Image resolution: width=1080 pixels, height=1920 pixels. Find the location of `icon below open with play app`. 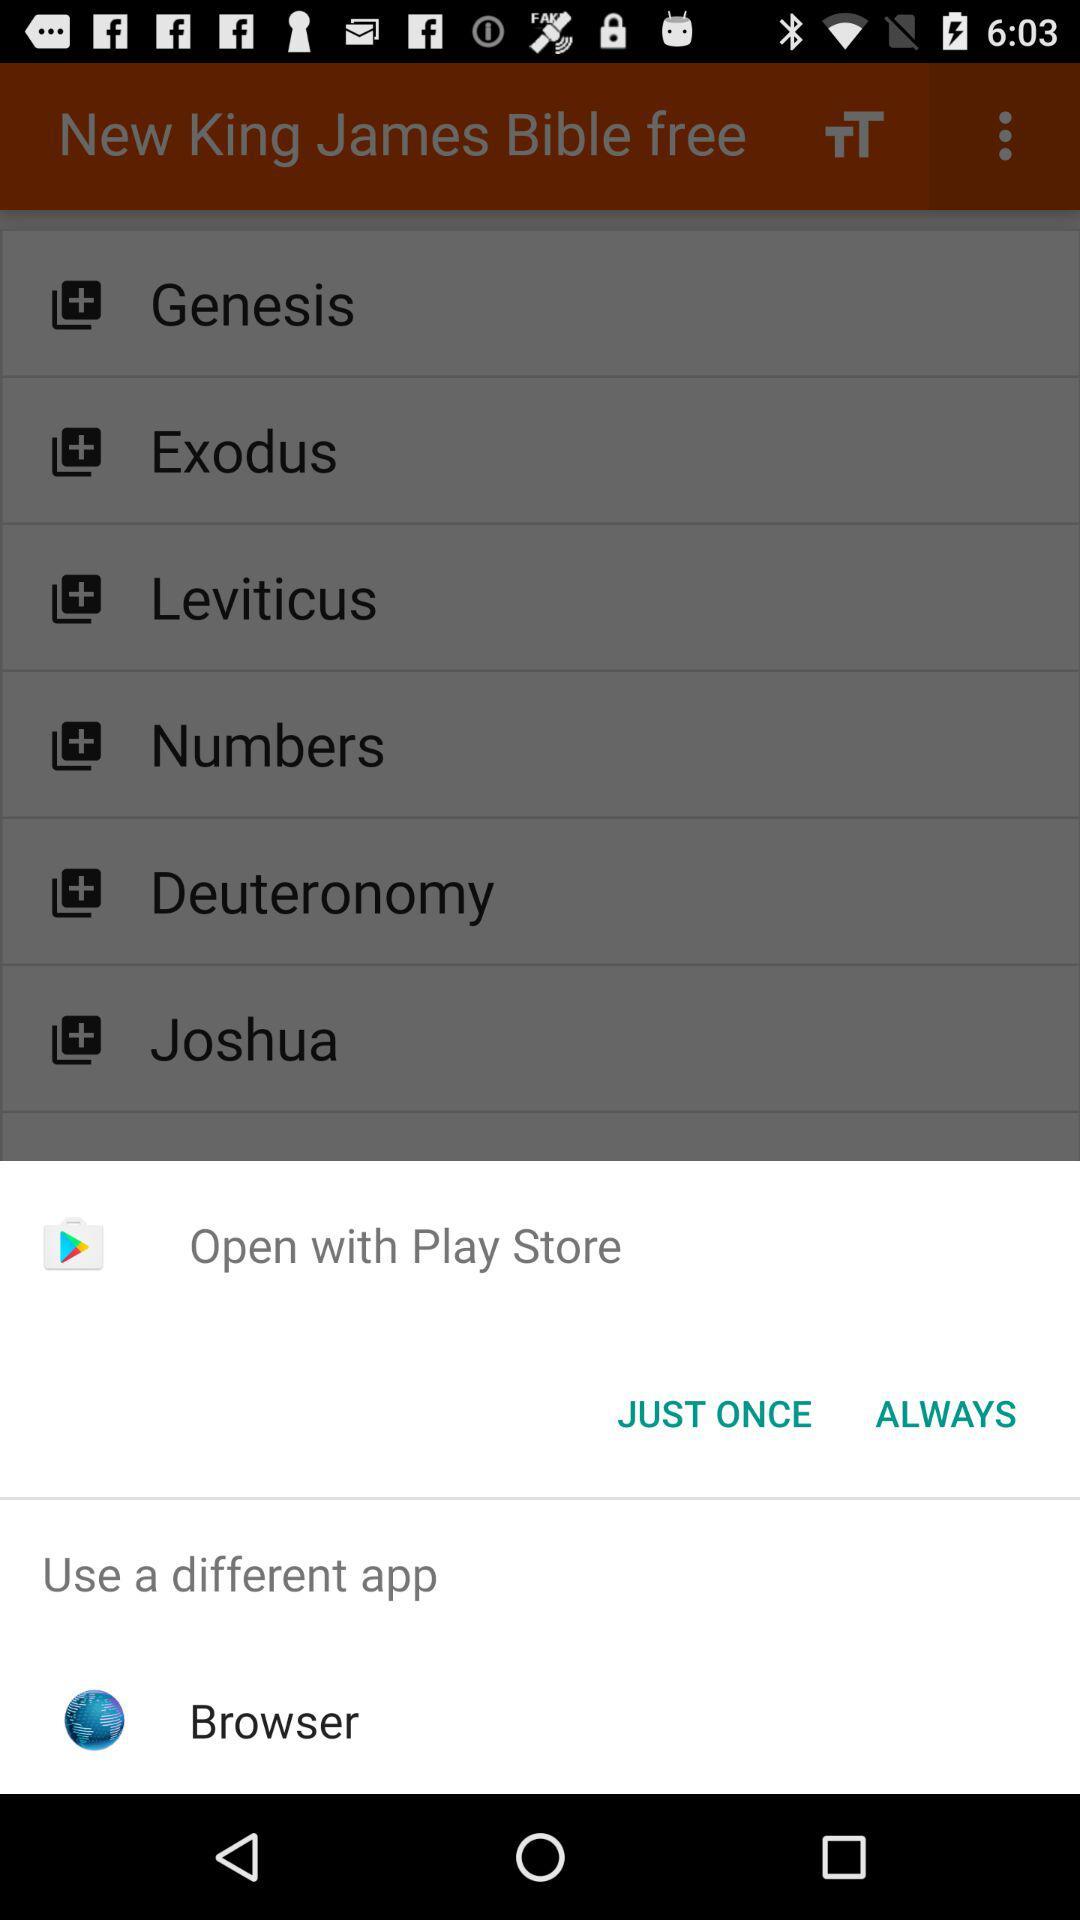

icon below open with play app is located at coordinates (713, 1411).